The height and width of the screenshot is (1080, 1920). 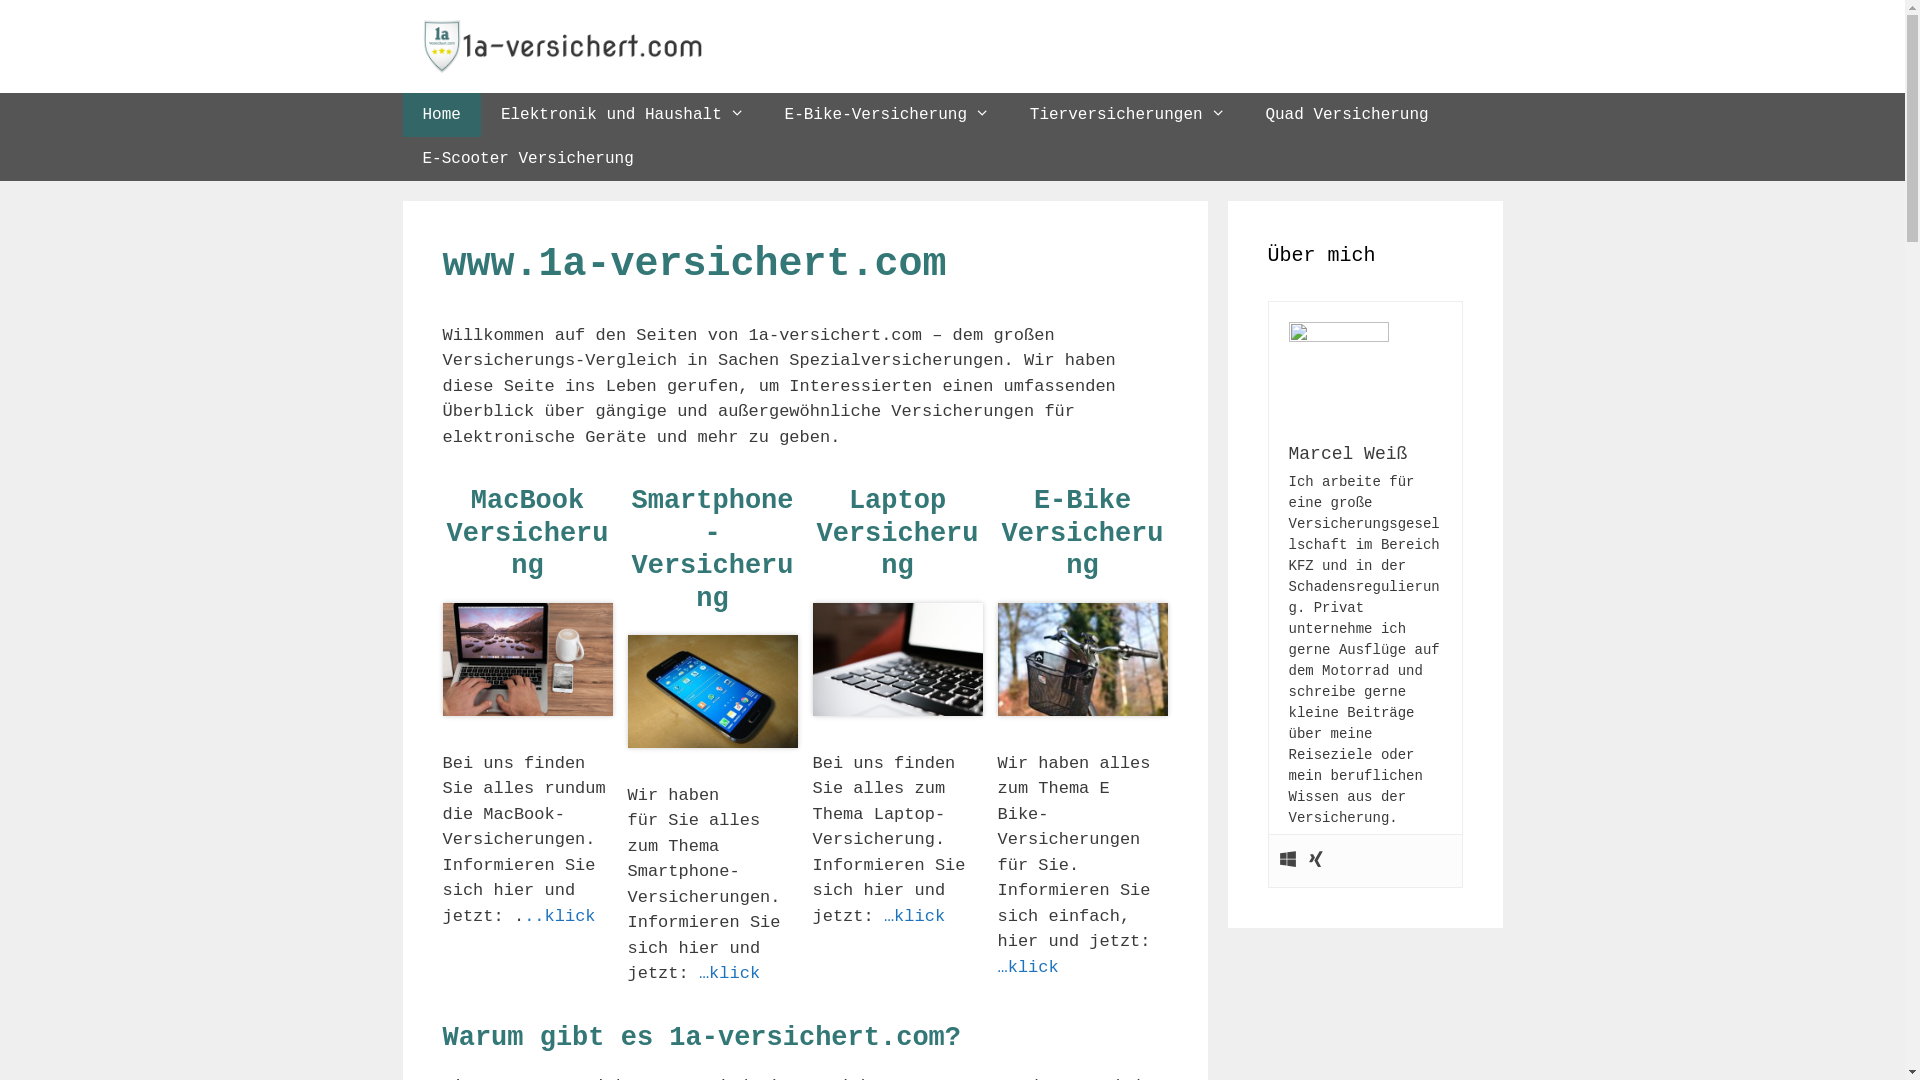 I want to click on 'Tierversicherungen', so click(x=1128, y=115).